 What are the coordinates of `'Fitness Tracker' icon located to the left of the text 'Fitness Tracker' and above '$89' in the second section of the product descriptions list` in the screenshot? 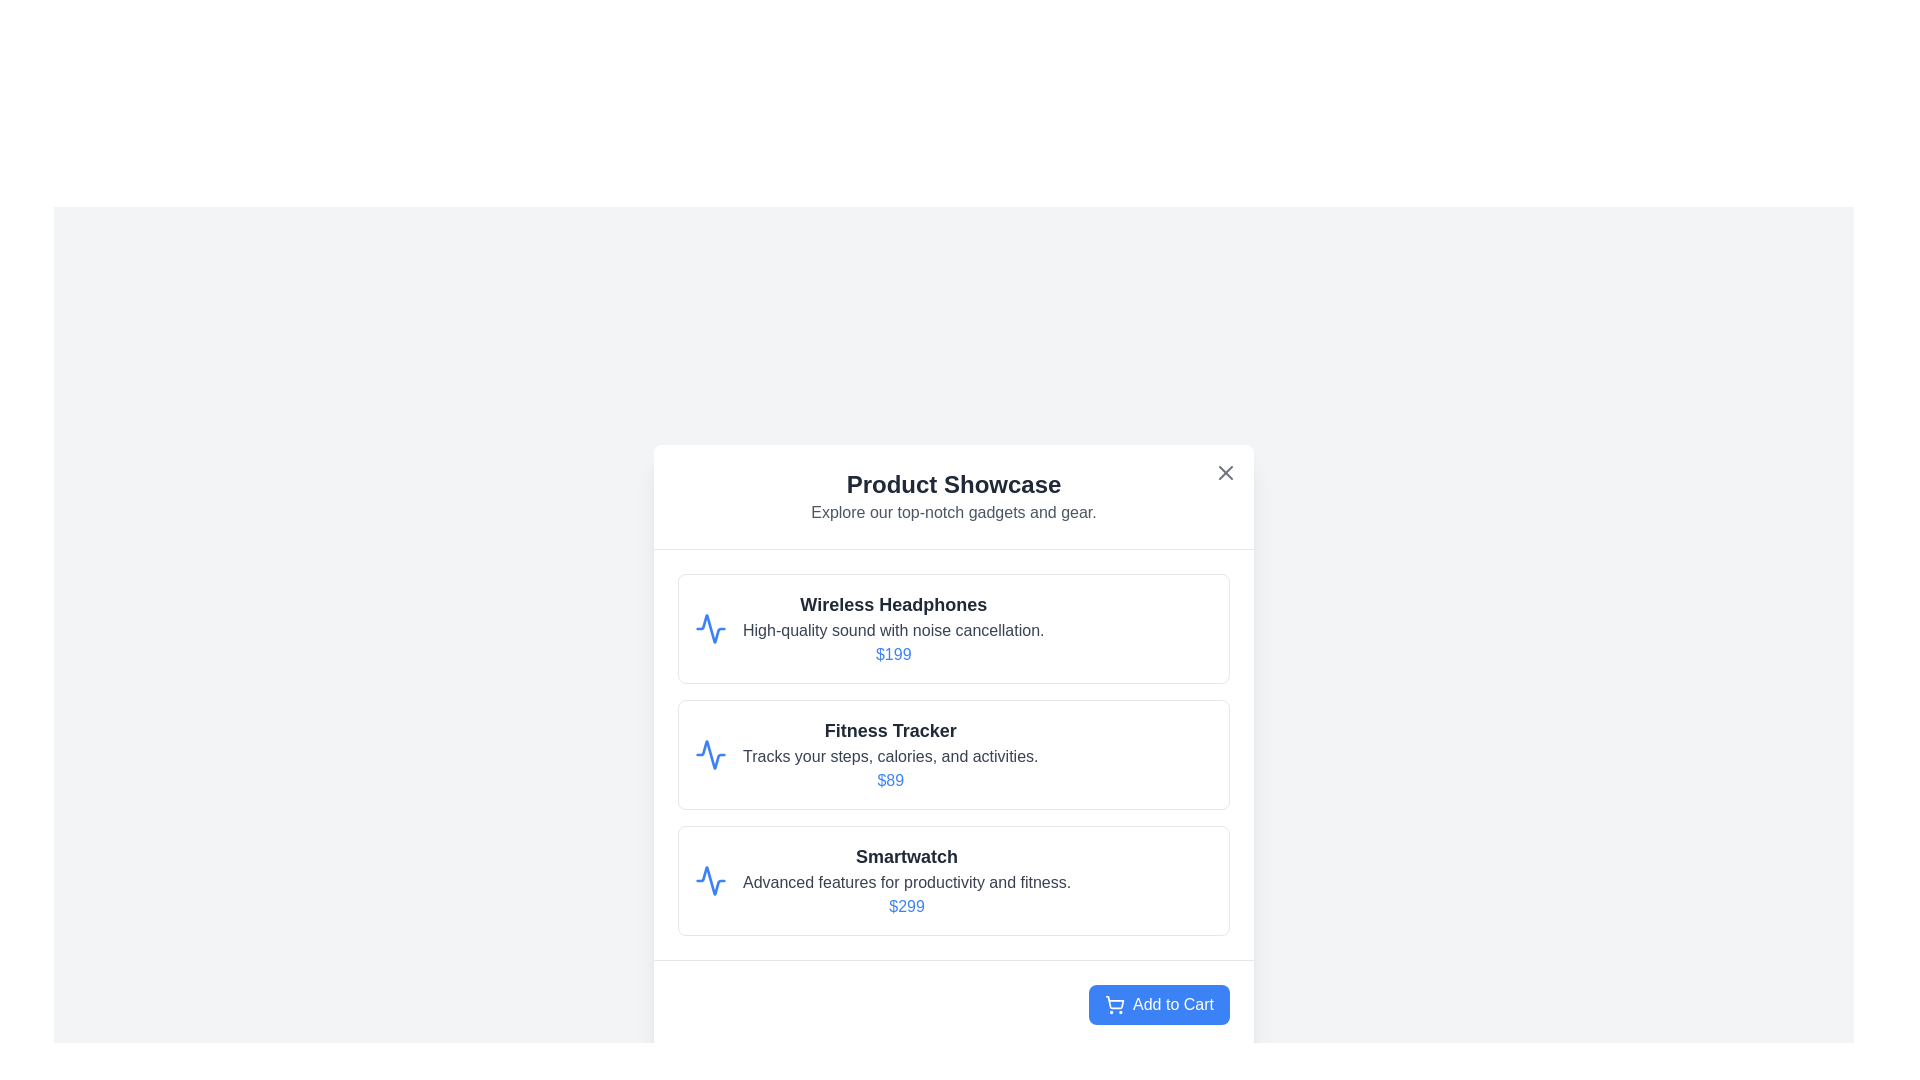 It's located at (710, 755).